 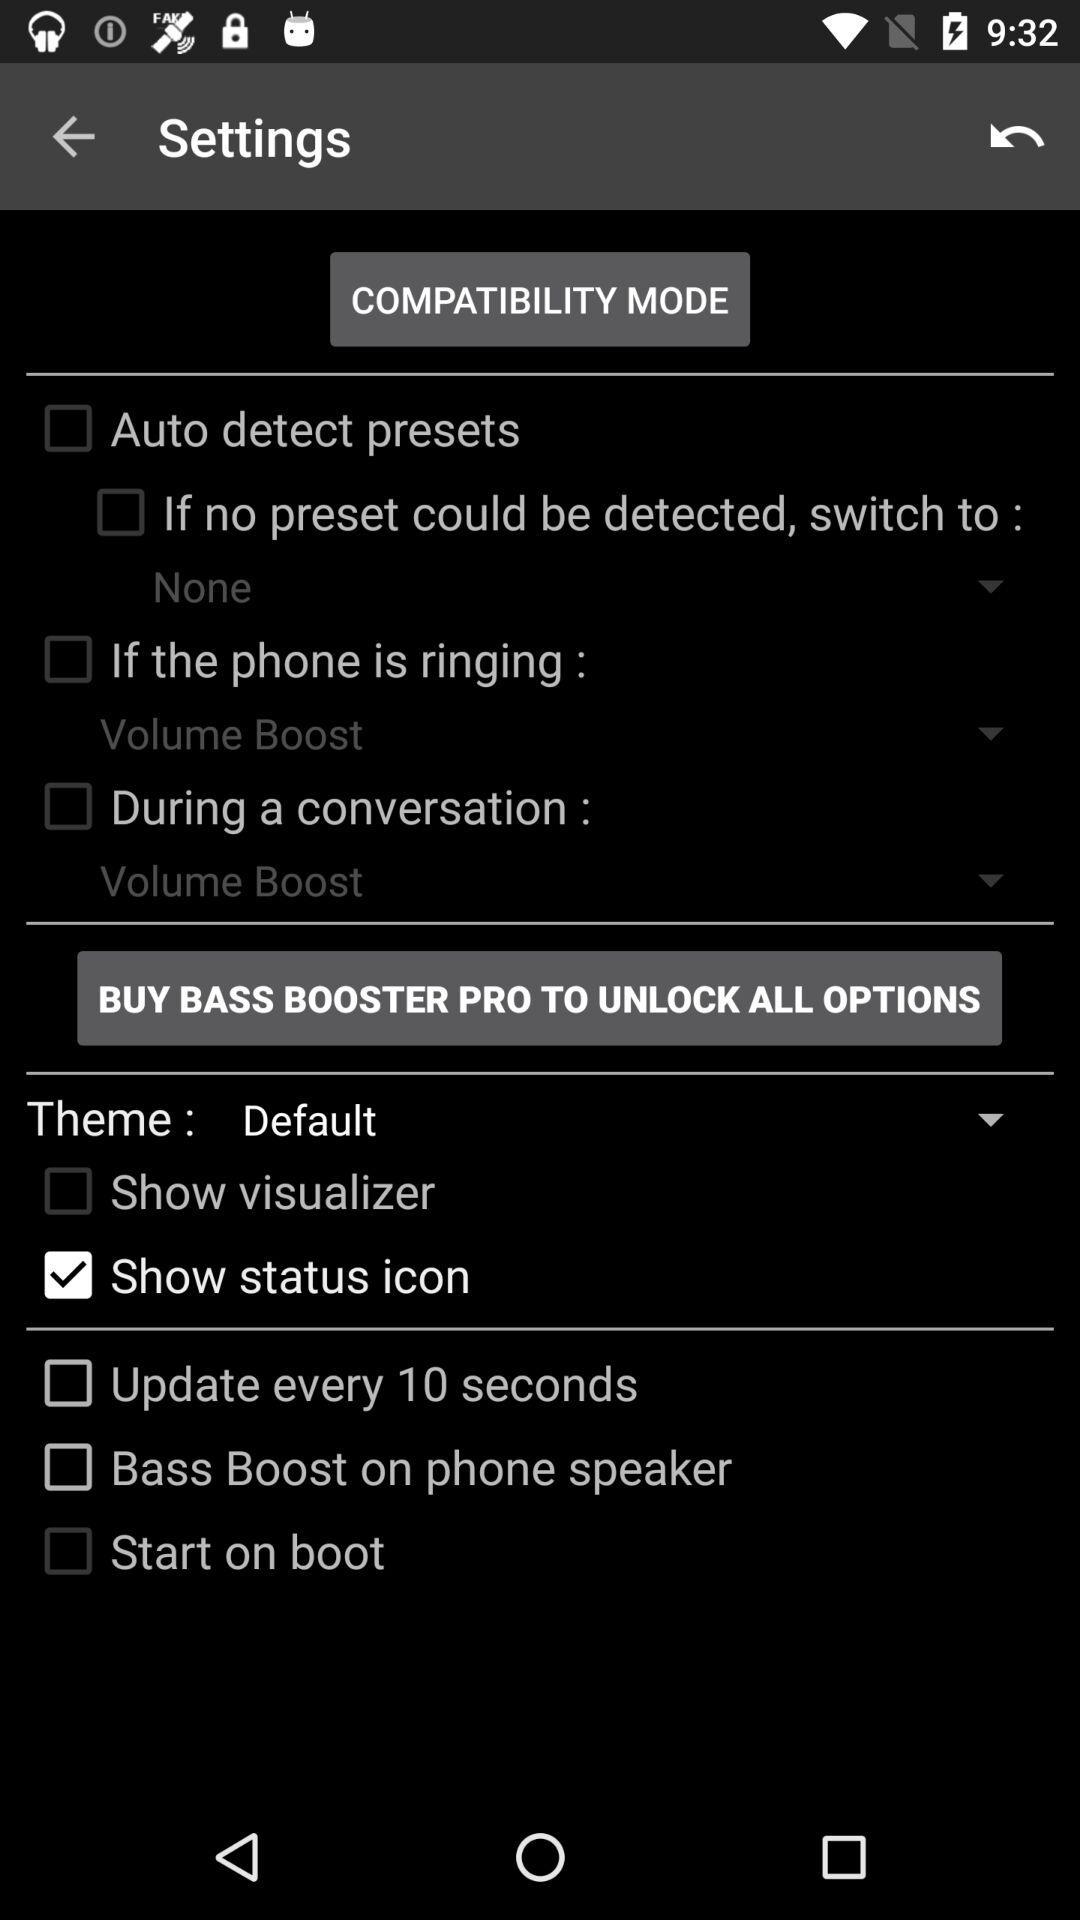 I want to click on app below settings app, so click(x=540, y=298).